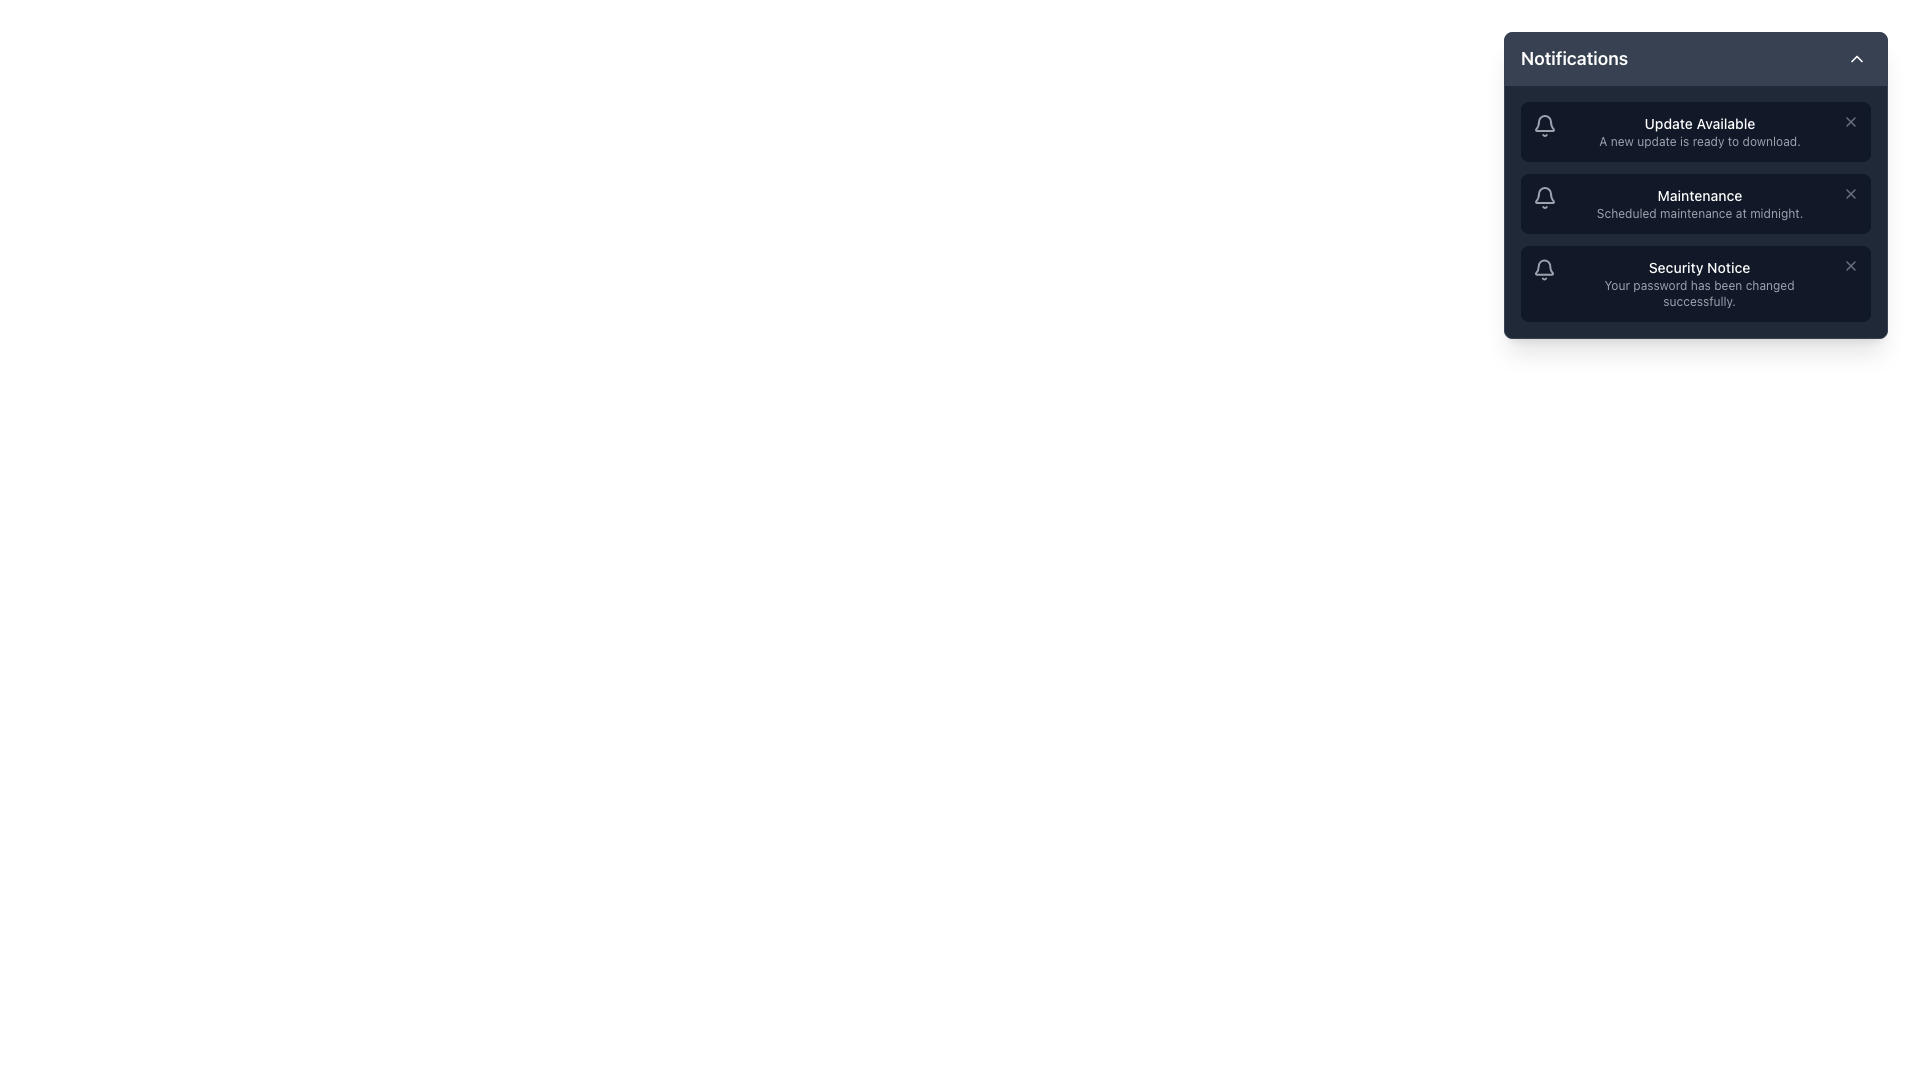  Describe the element at coordinates (1698, 293) in the screenshot. I see `the text label displaying 'Your password has been changed successfully.' which is located directly below the 'Security Notice' heading in the notification panel` at that location.